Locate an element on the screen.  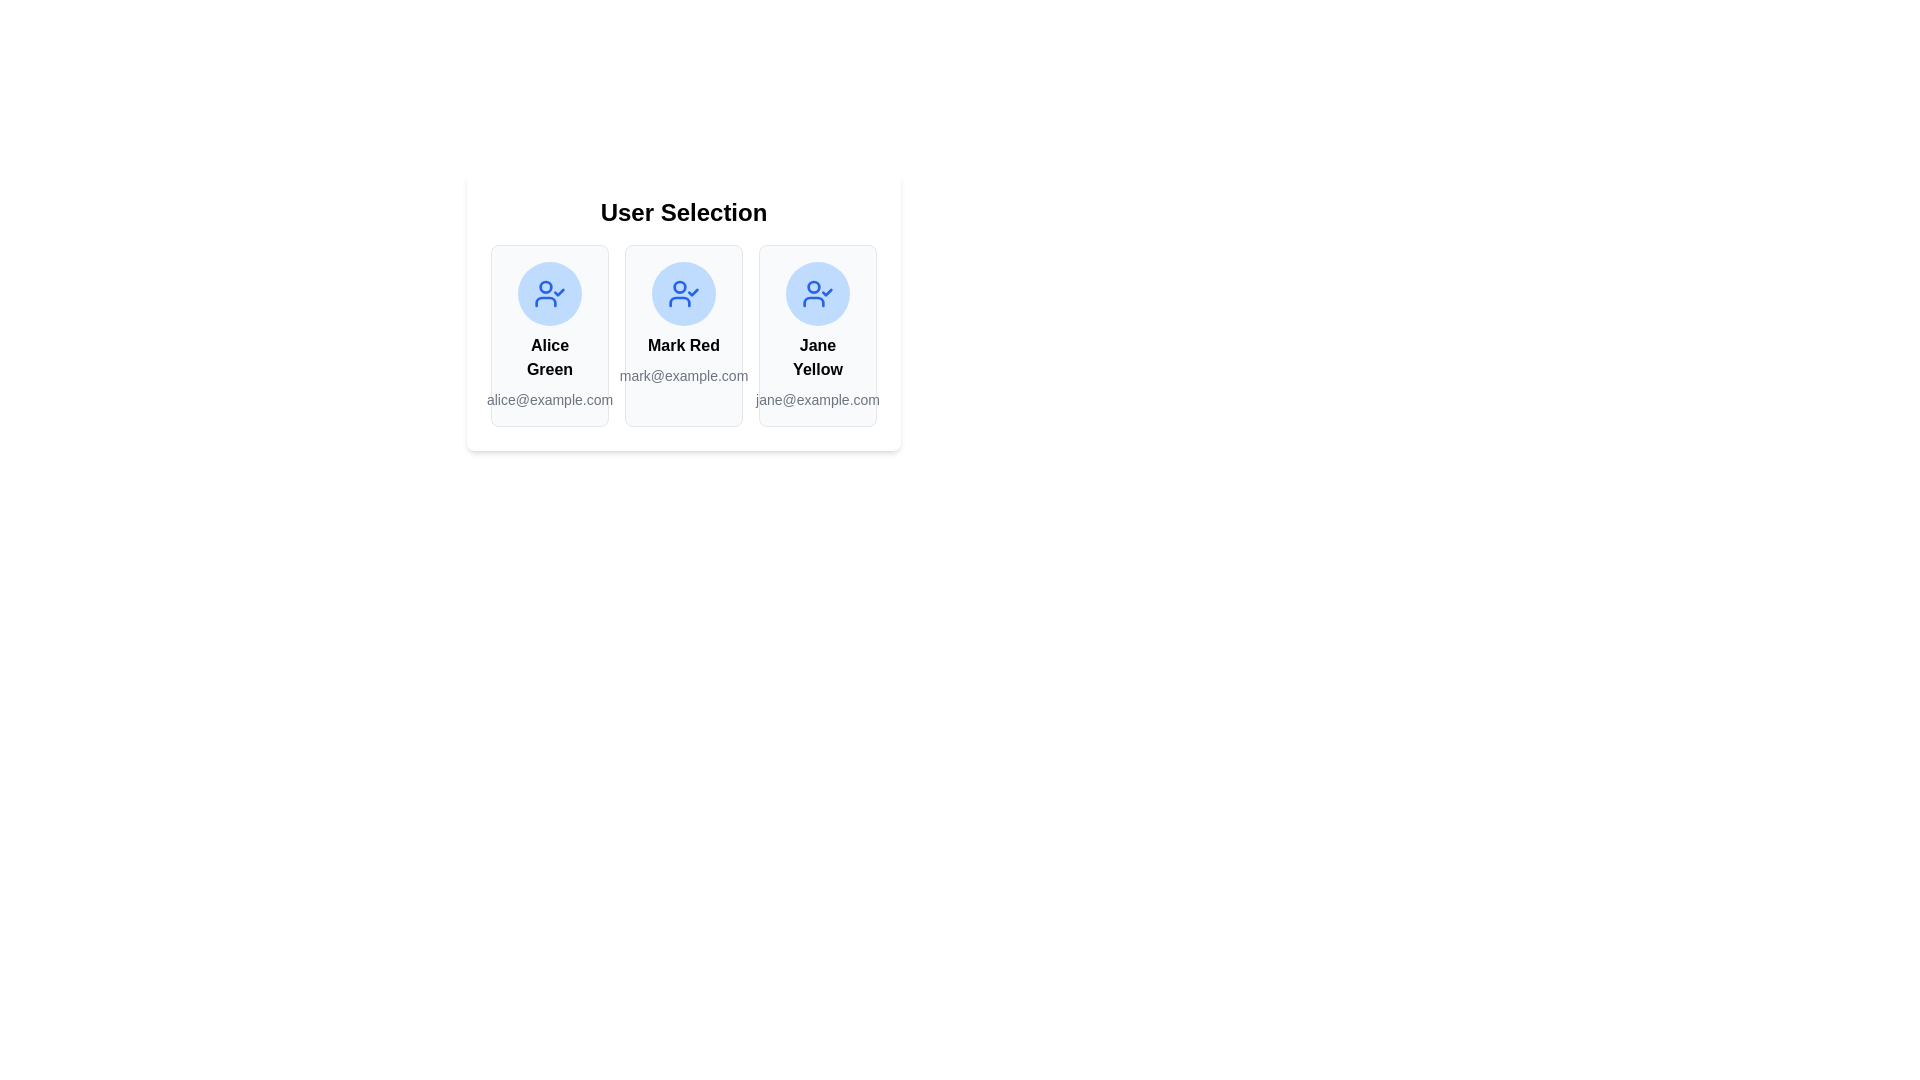
the text label displaying 'jane@example.com', which is positioned below the name 'Jane Yellow' in the user profile card is located at coordinates (817, 400).